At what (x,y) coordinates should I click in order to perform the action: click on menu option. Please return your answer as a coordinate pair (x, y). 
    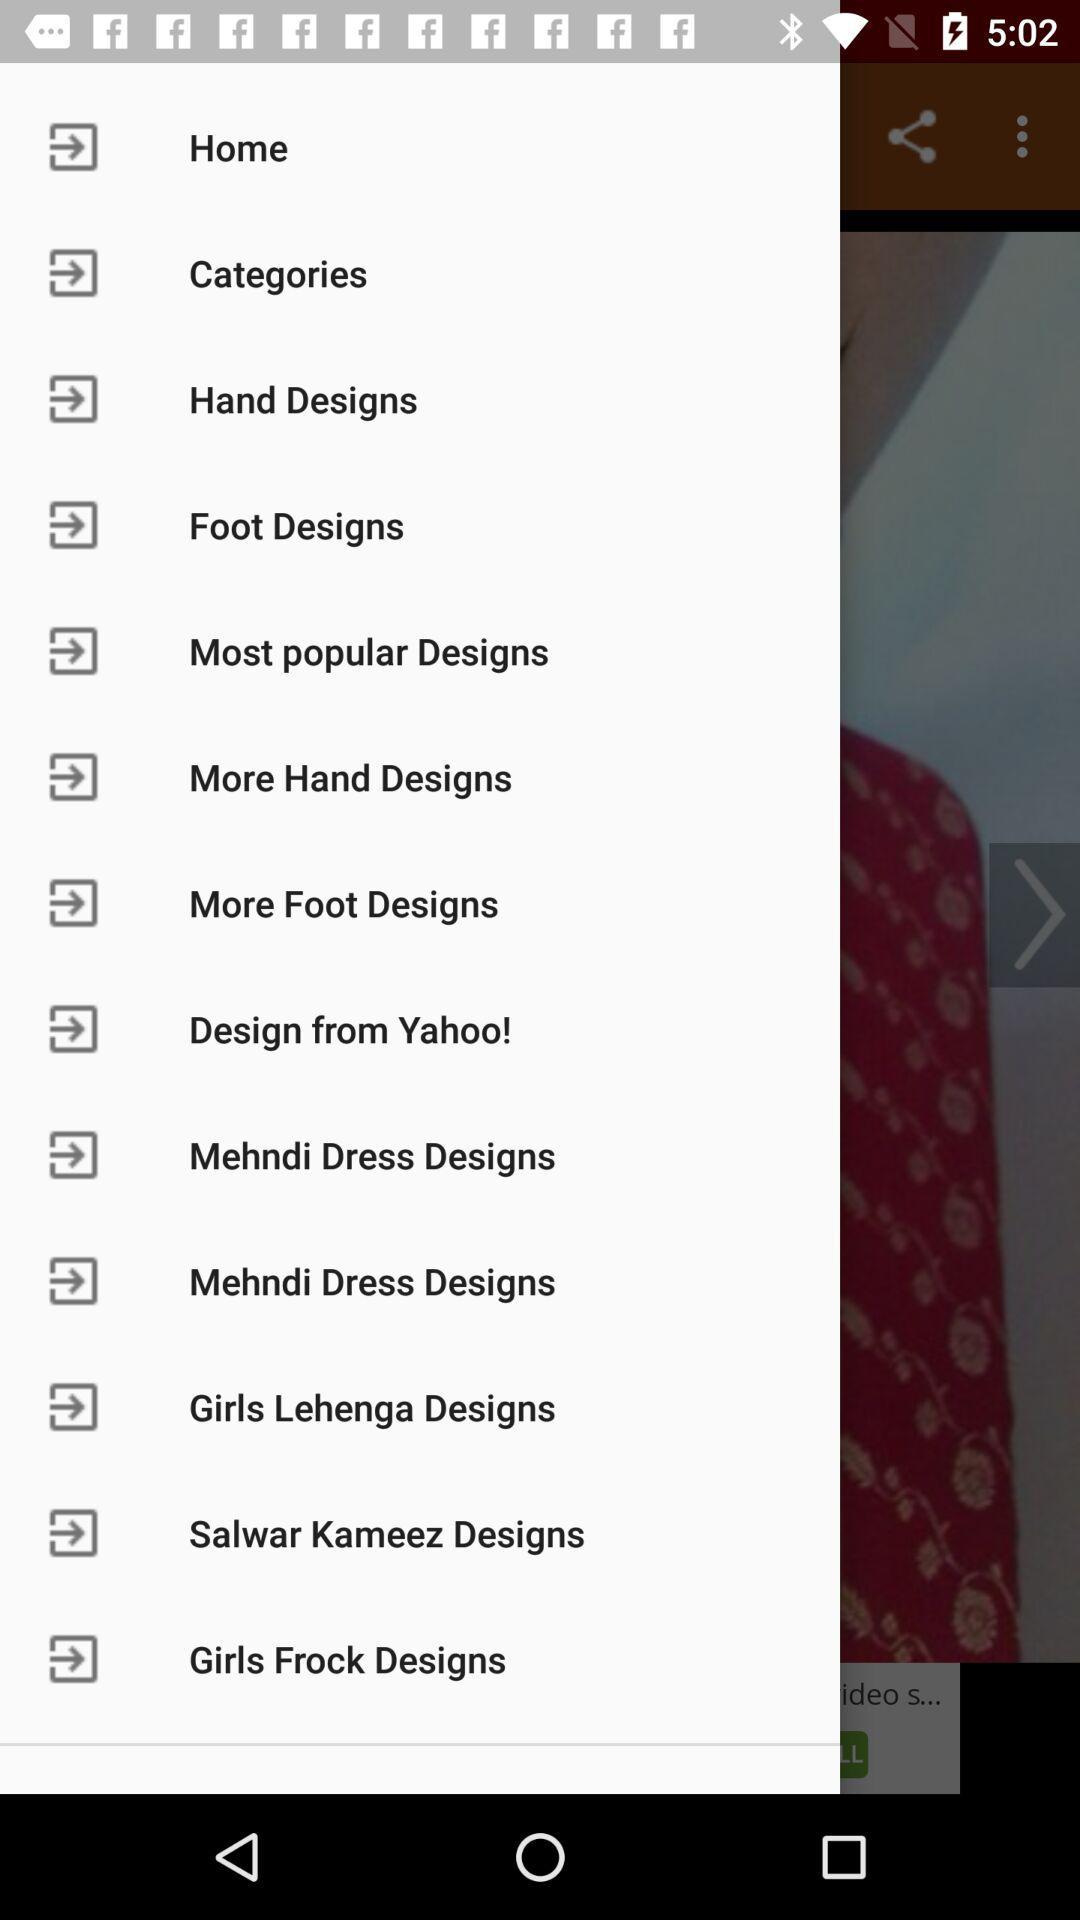
    Looking at the image, I should click on (540, 935).